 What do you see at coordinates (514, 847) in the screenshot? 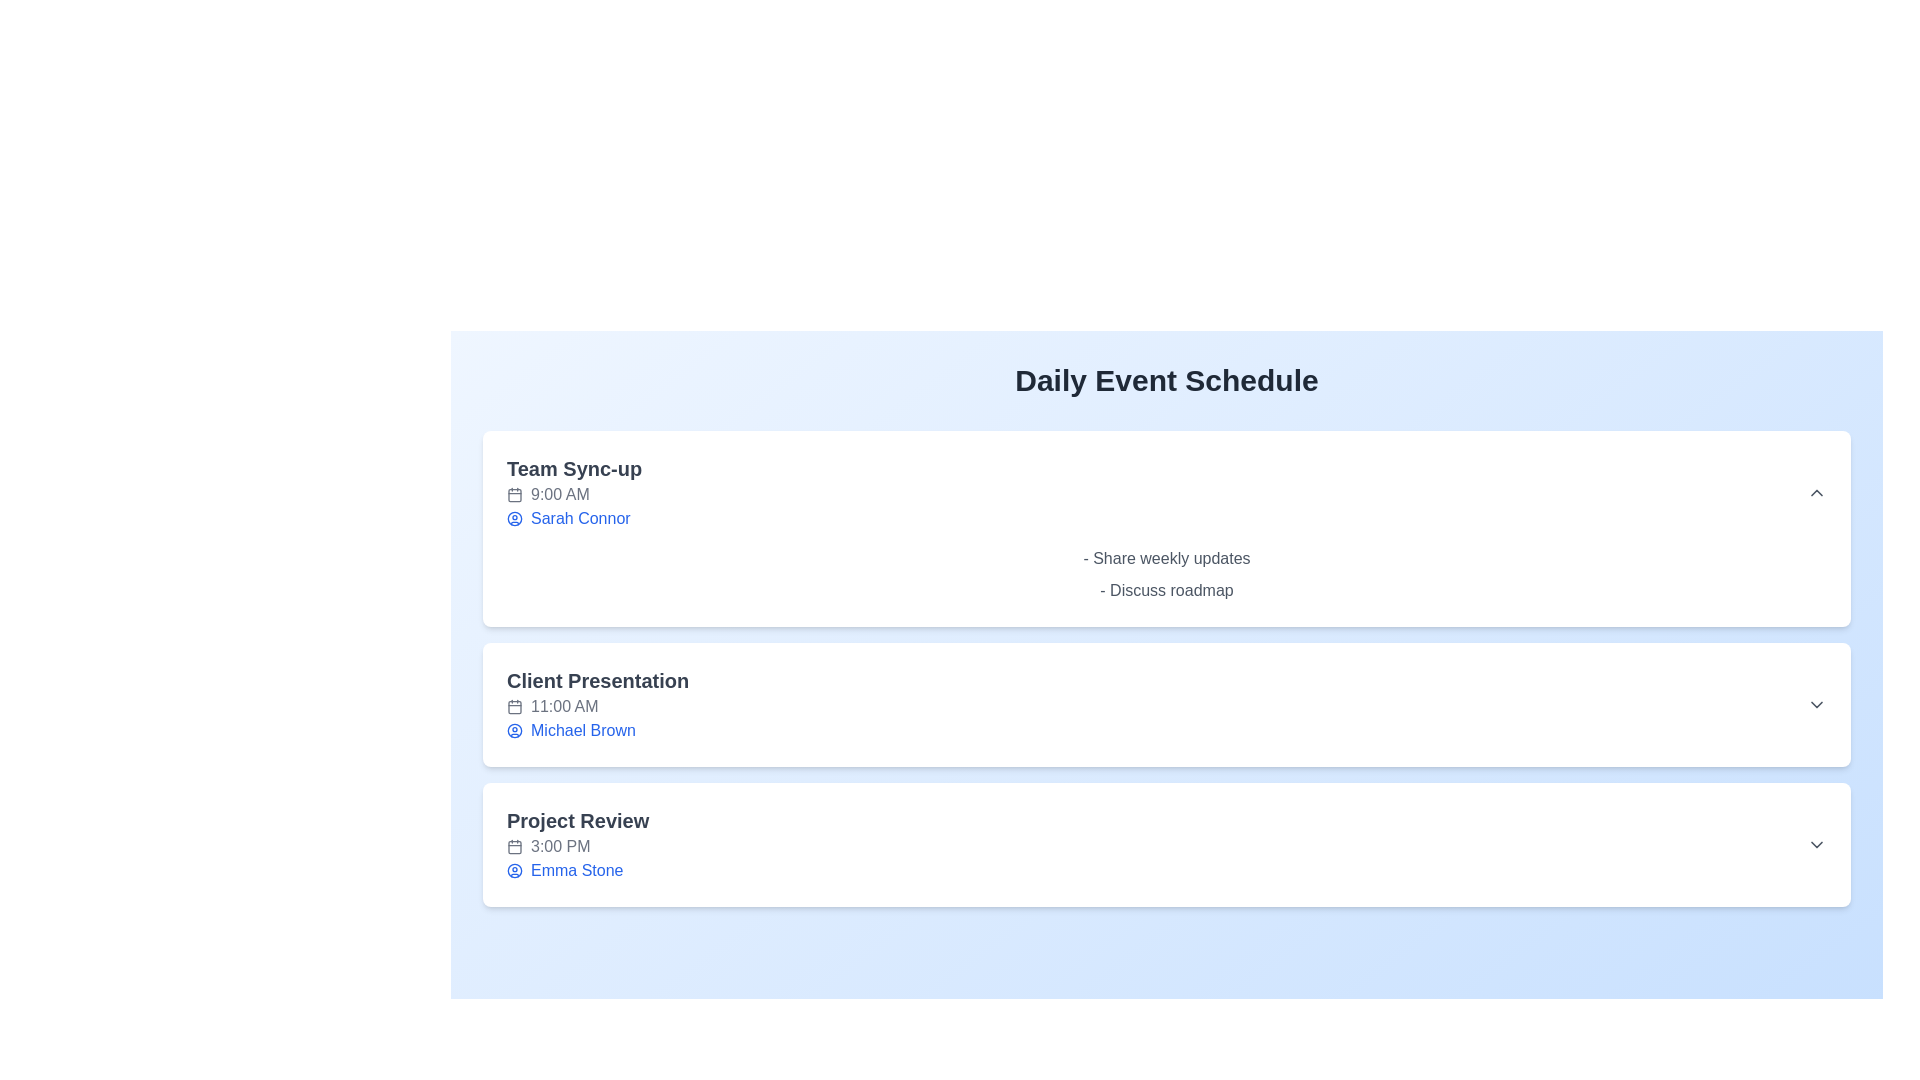
I see `the calendar icon, which is a gray outline located to the left of the text '3:00 PM' in the third event slot titled 'Project Review'` at bounding box center [514, 847].